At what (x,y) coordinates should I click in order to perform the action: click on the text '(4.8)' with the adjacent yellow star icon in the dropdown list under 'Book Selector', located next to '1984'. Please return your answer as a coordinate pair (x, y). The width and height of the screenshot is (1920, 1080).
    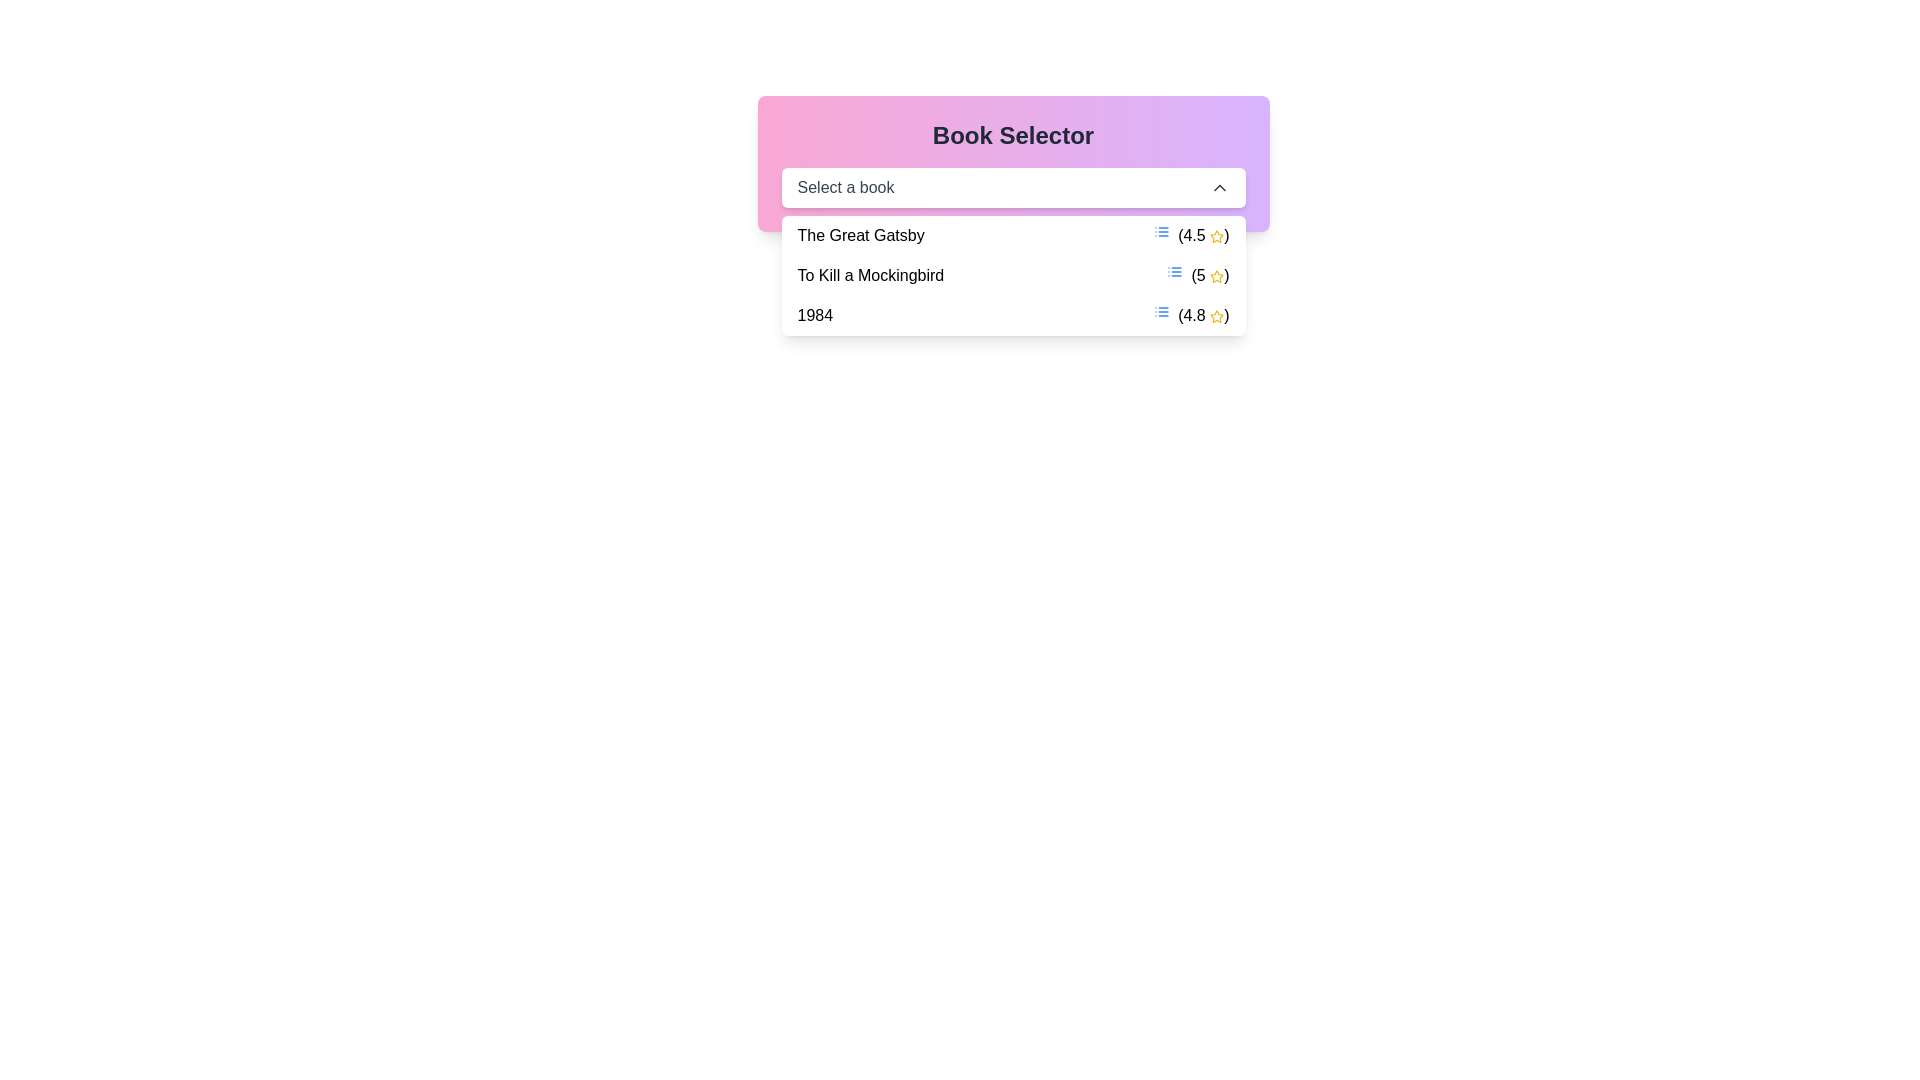
    Looking at the image, I should click on (1202, 315).